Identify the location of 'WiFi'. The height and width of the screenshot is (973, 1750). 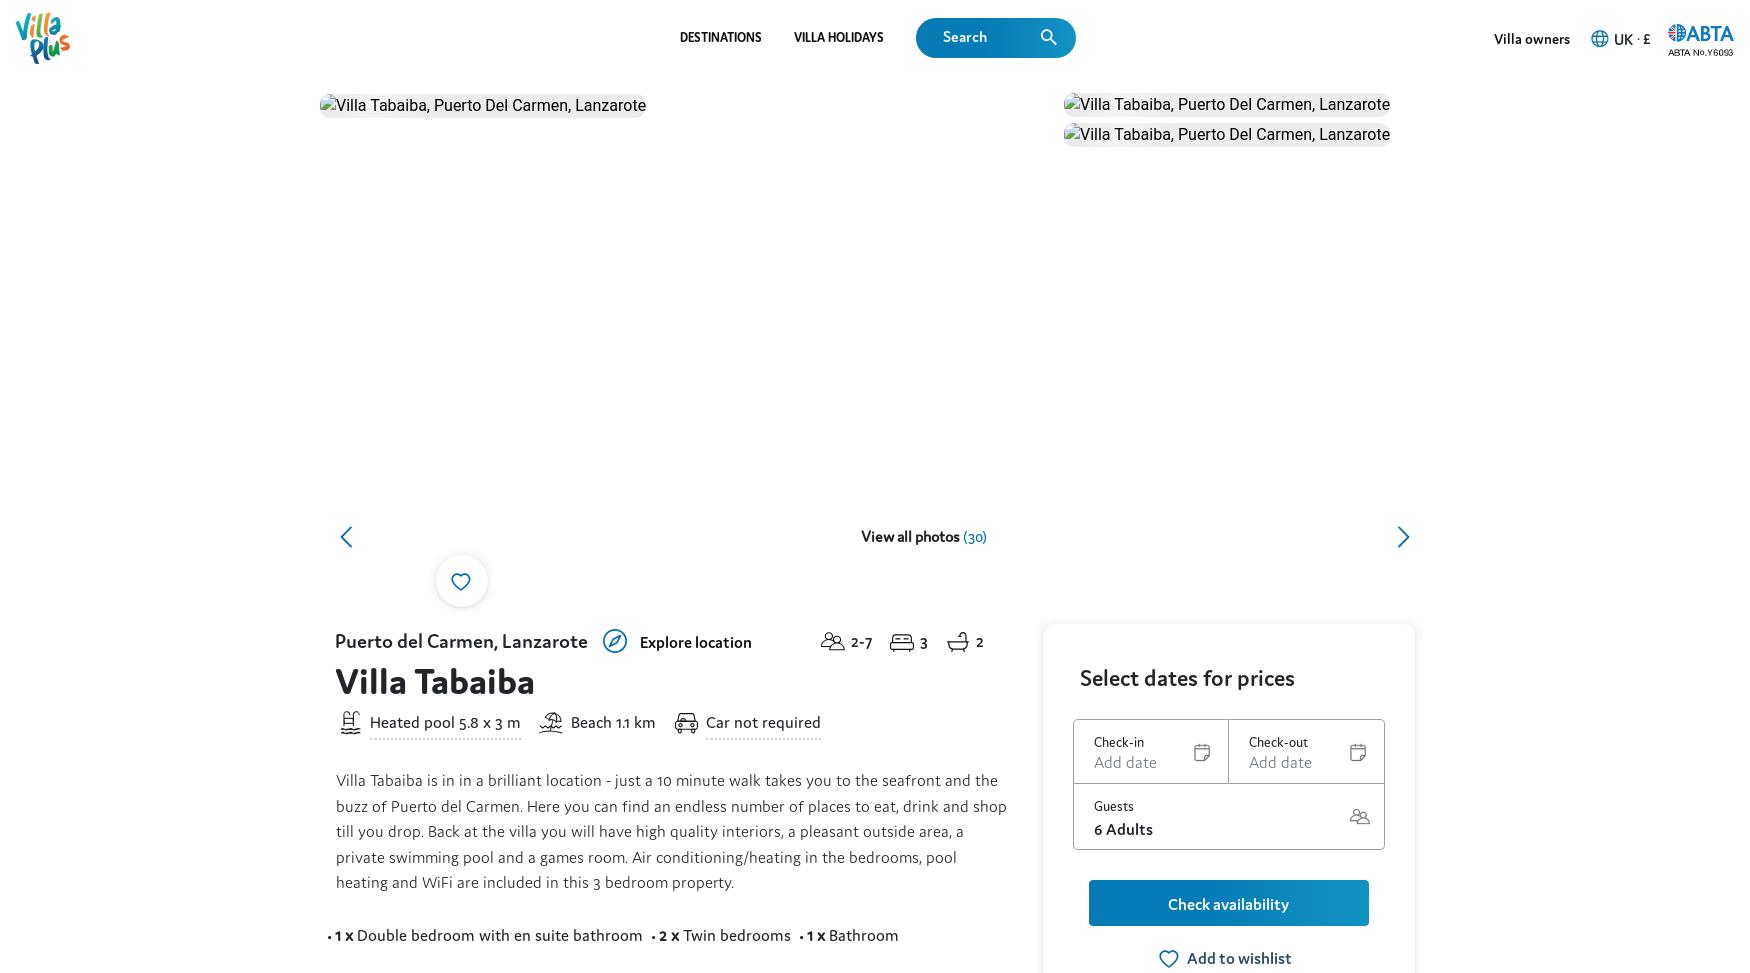
(1138, 496).